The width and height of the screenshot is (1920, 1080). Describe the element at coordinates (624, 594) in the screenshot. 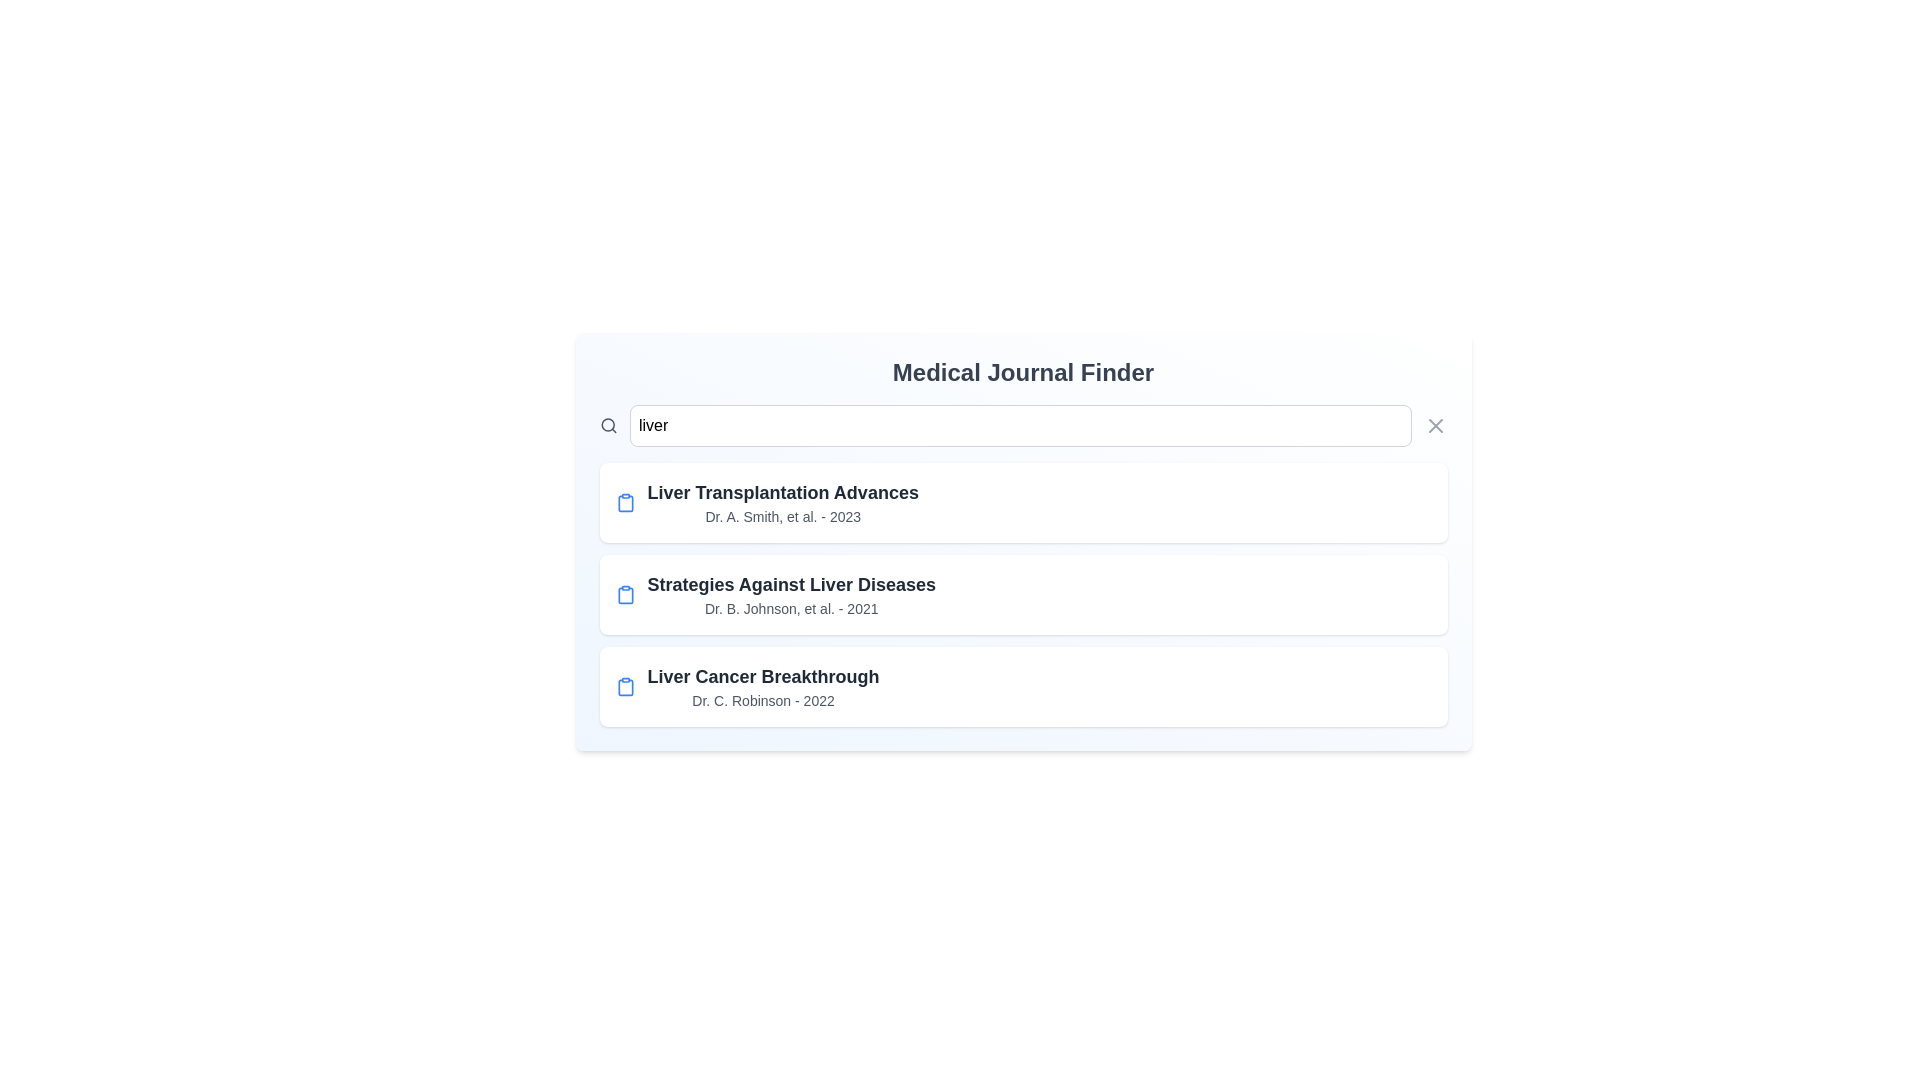

I see `the clipboard icon with a blue border and circular attachment, located in the second row of the search results list before the title 'Strategies Against Liver Diseases.'` at that location.